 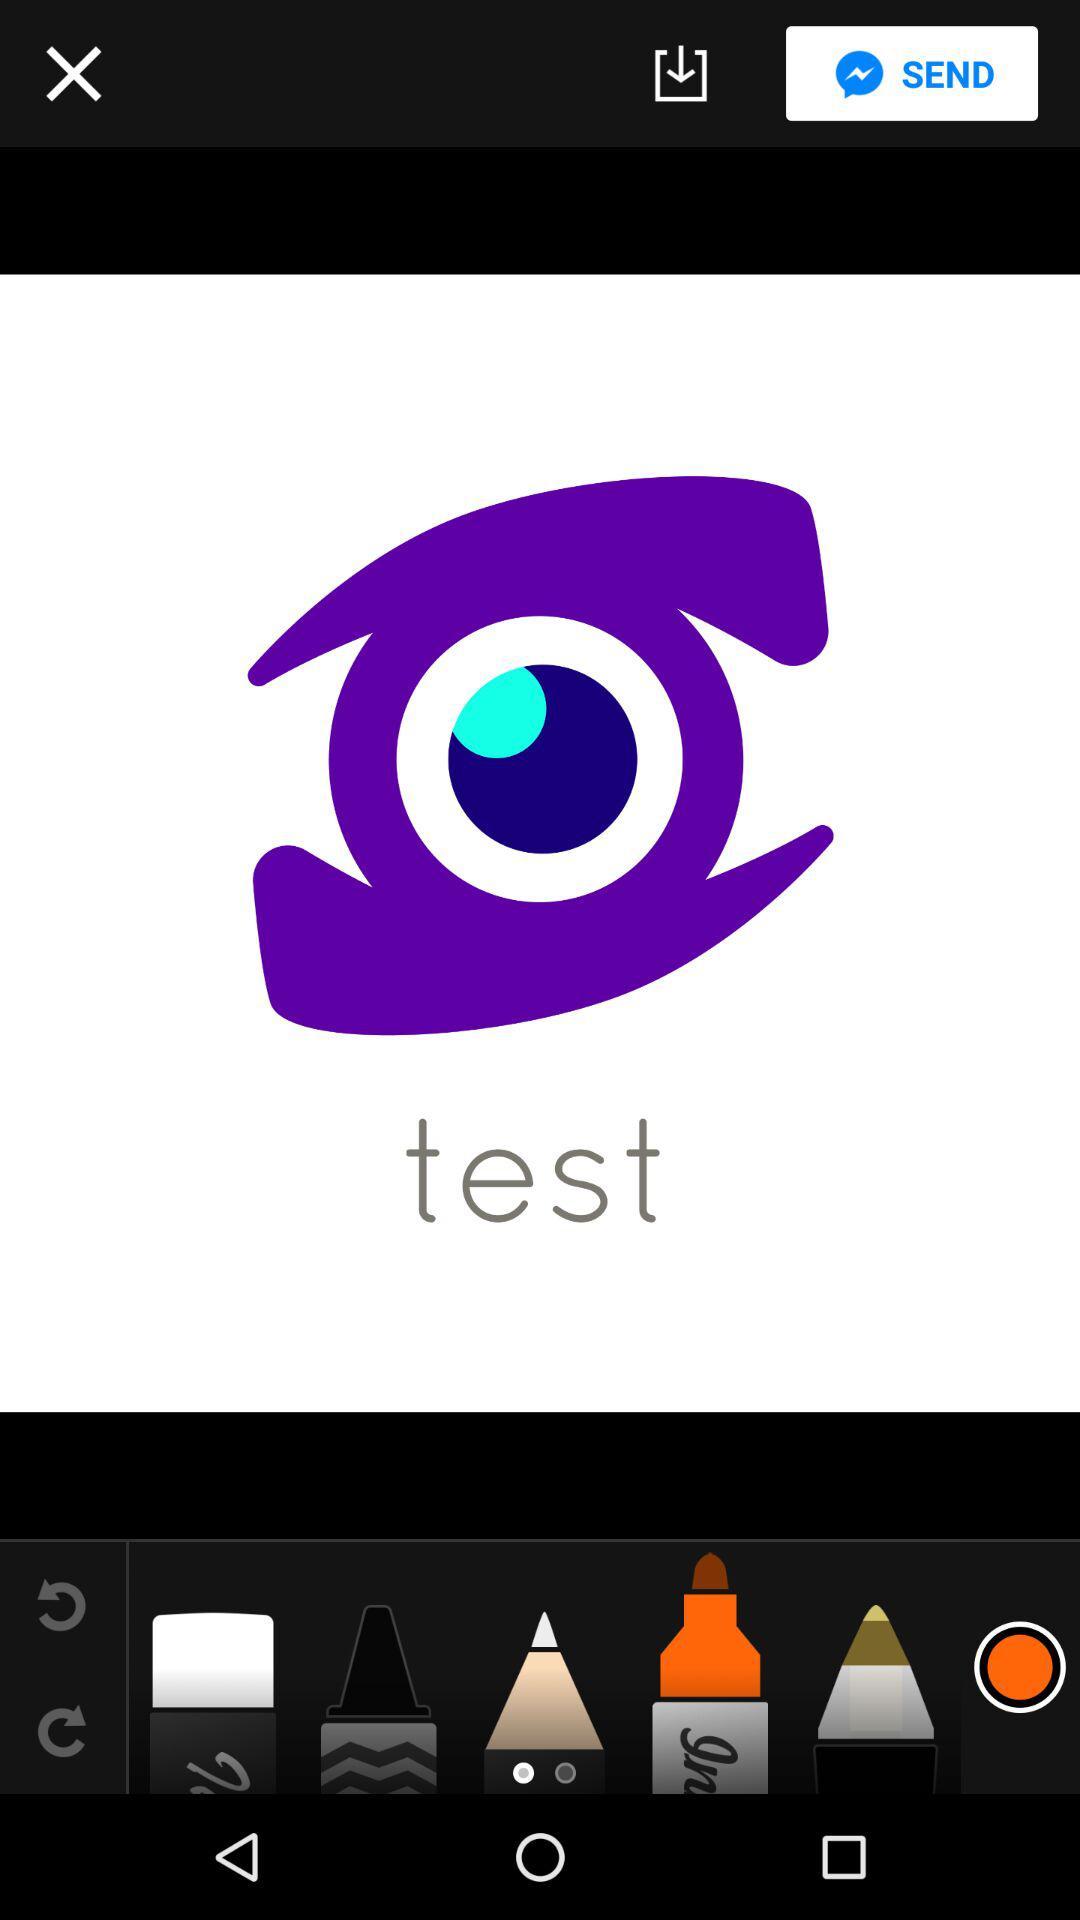 What do you see at coordinates (61, 1730) in the screenshot?
I see `the refresh icon` at bounding box center [61, 1730].